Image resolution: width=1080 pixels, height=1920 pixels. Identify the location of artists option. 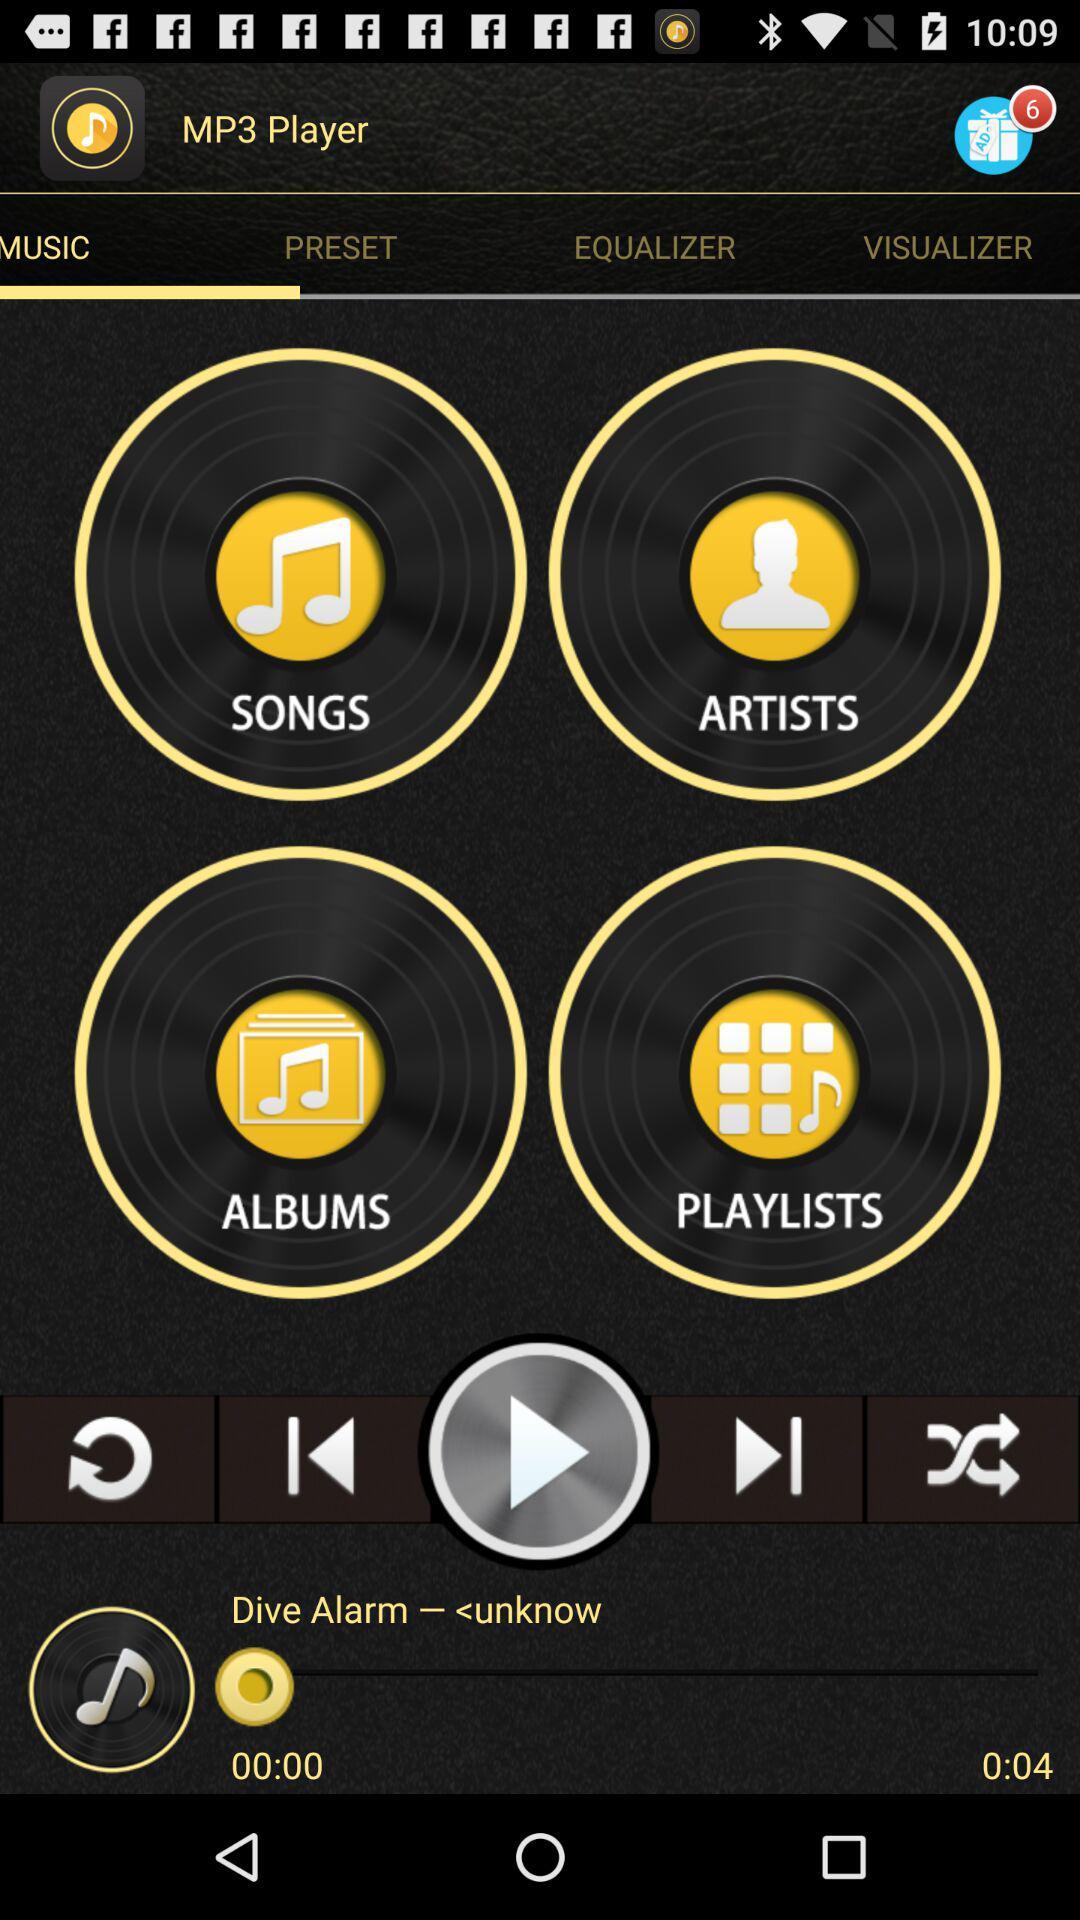
(775, 573).